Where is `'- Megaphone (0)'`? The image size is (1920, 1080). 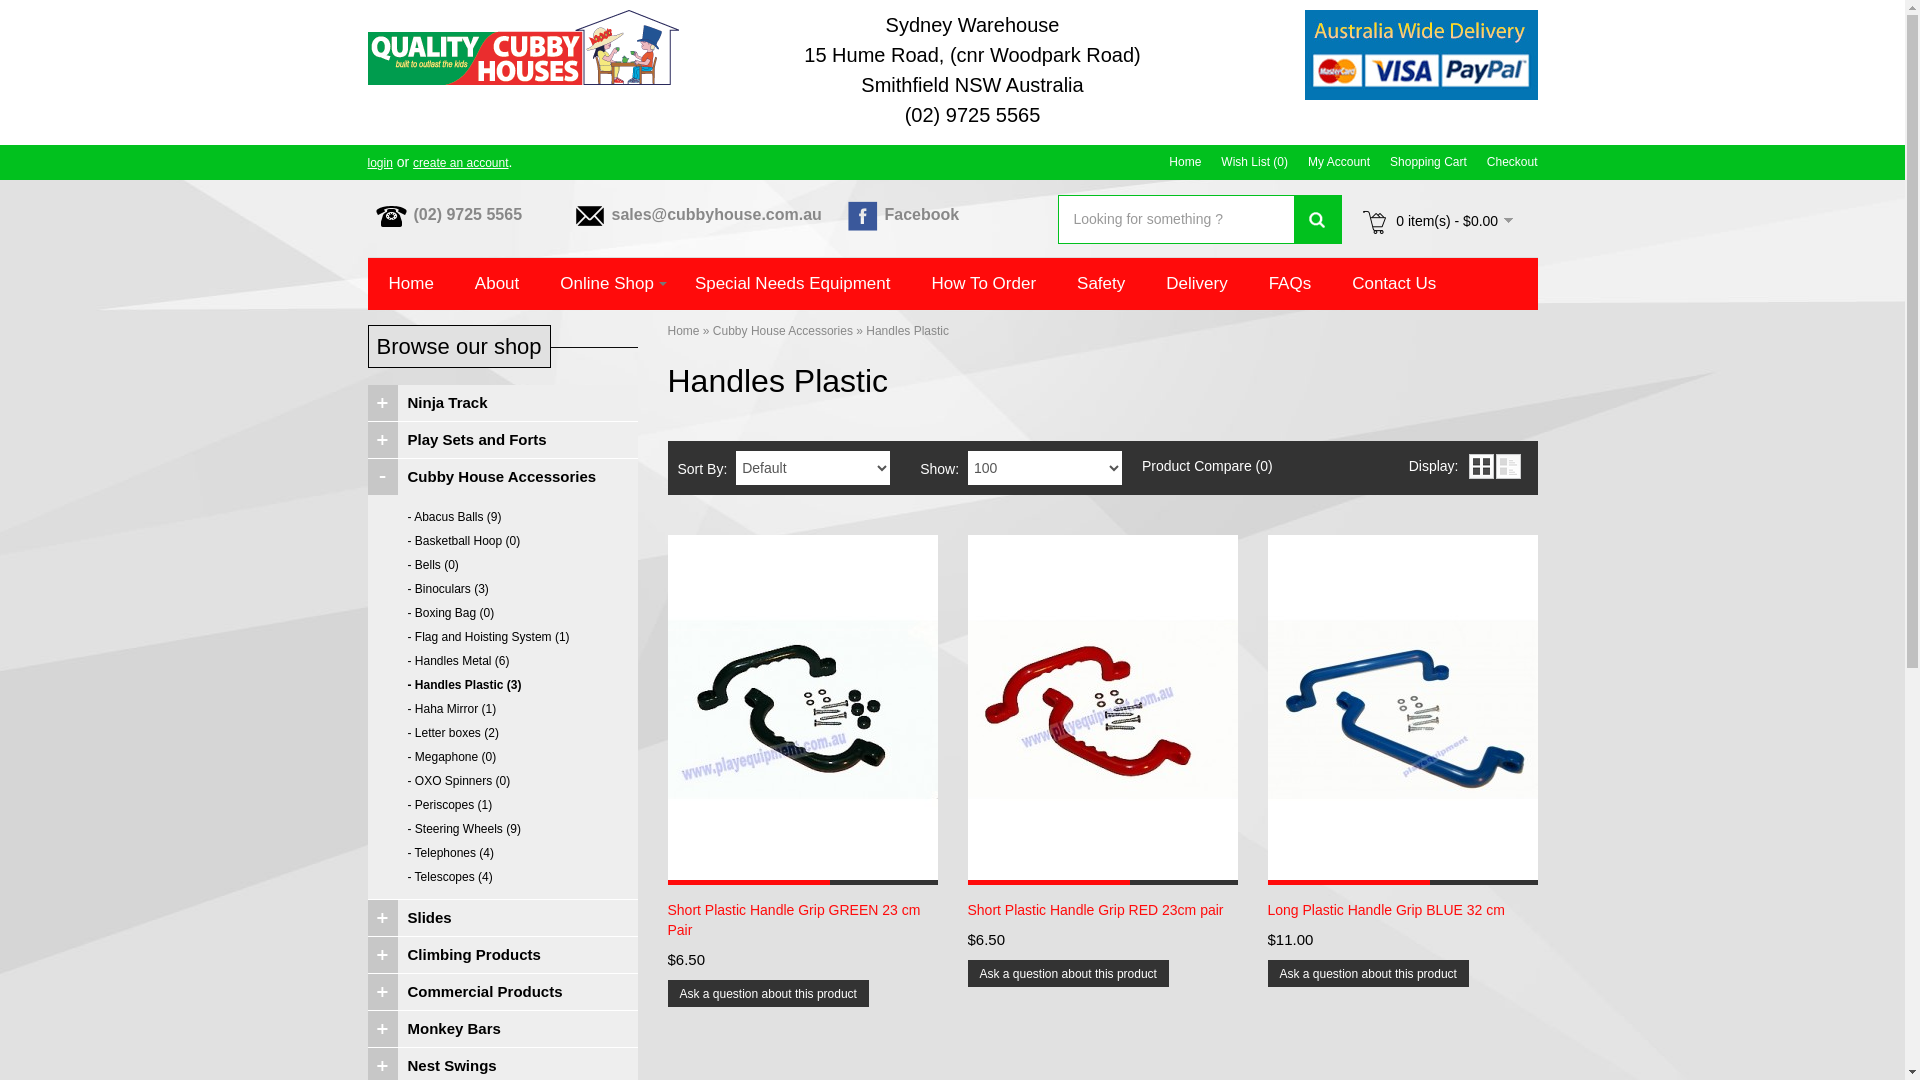 '- Megaphone (0)' is located at coordinates (503, 756).